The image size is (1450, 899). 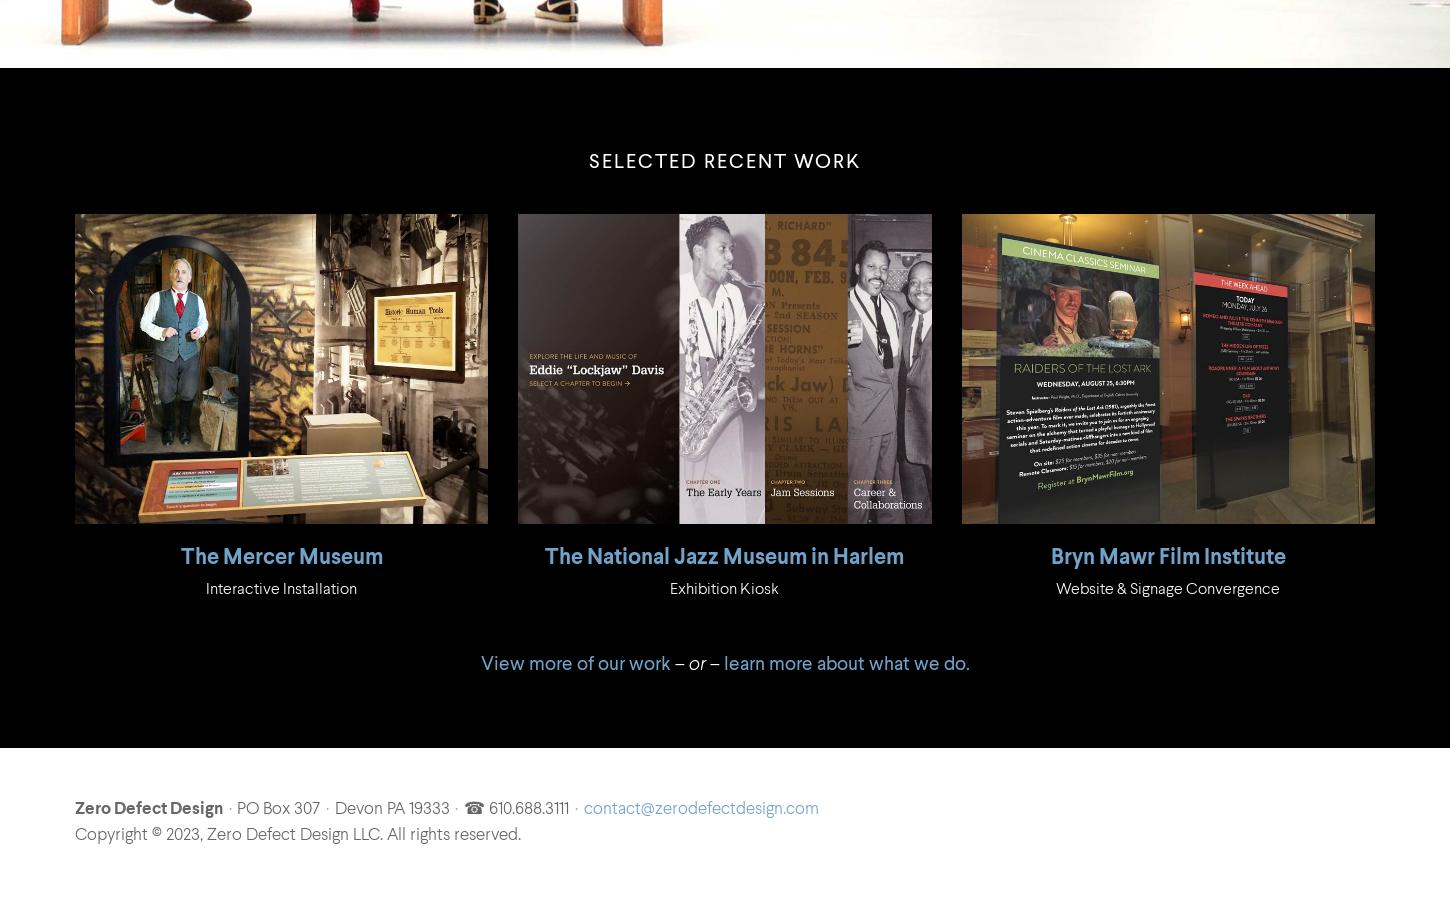 What do you see at coordinates (695, 663) in the screenshot?
I see `'or'` at bounding box center [695, 663].